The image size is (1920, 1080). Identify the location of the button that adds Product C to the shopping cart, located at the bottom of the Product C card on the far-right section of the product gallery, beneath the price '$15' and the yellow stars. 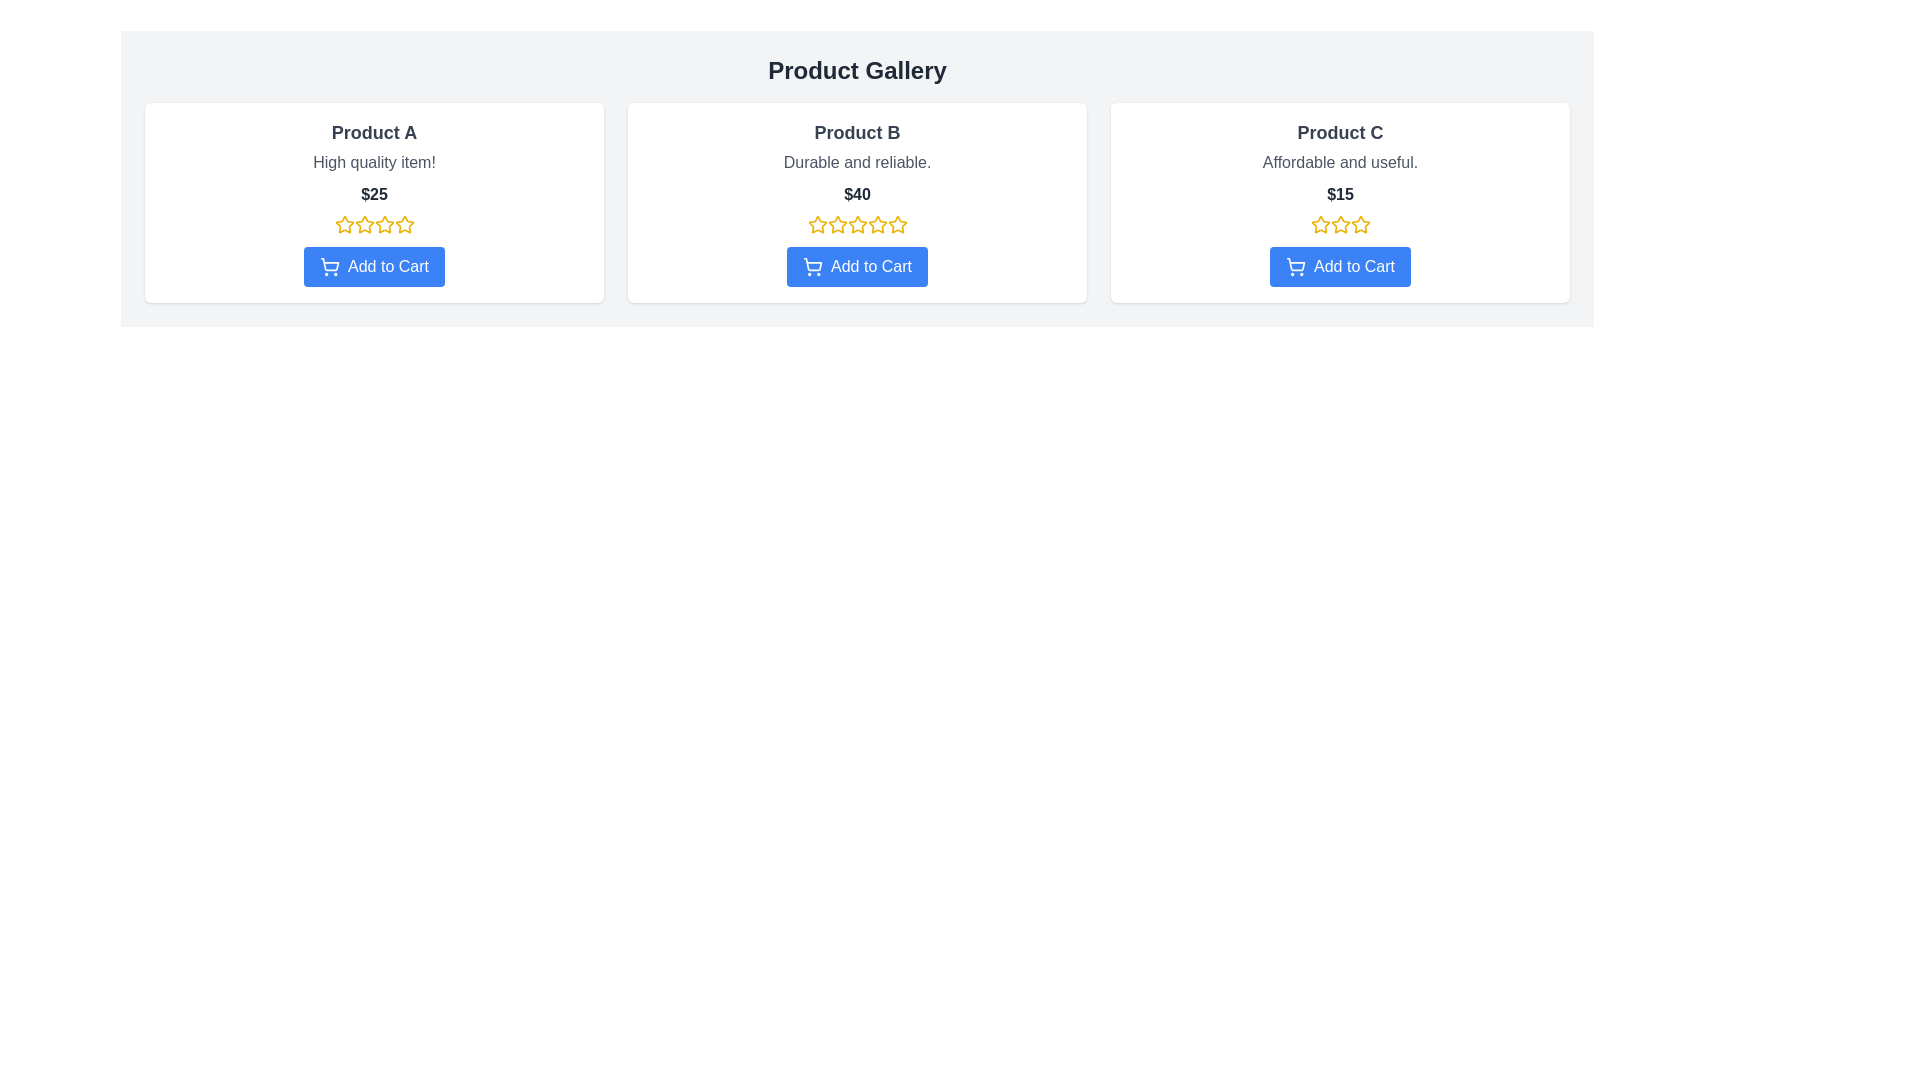
(1340, 265).